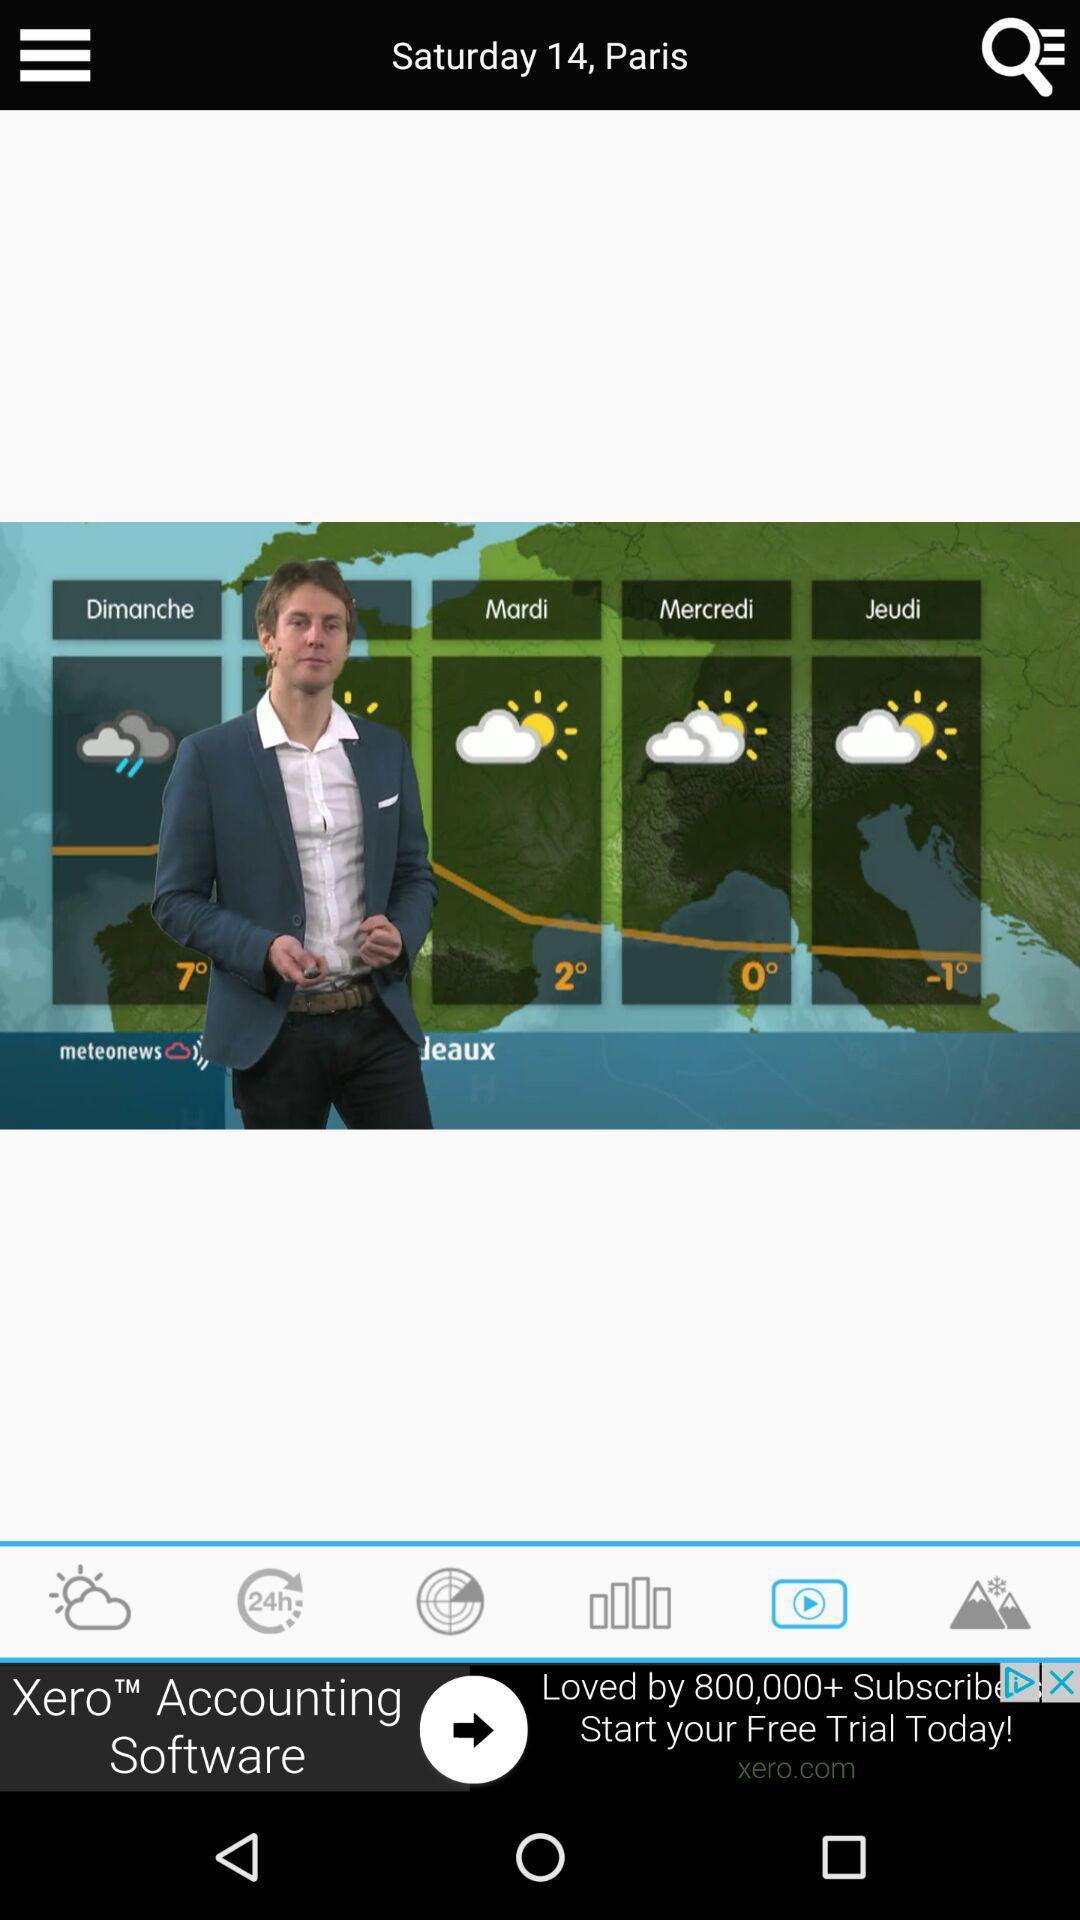 This screenshot has width=1080, height=1920. I want to click on go back, so click(54, 55).